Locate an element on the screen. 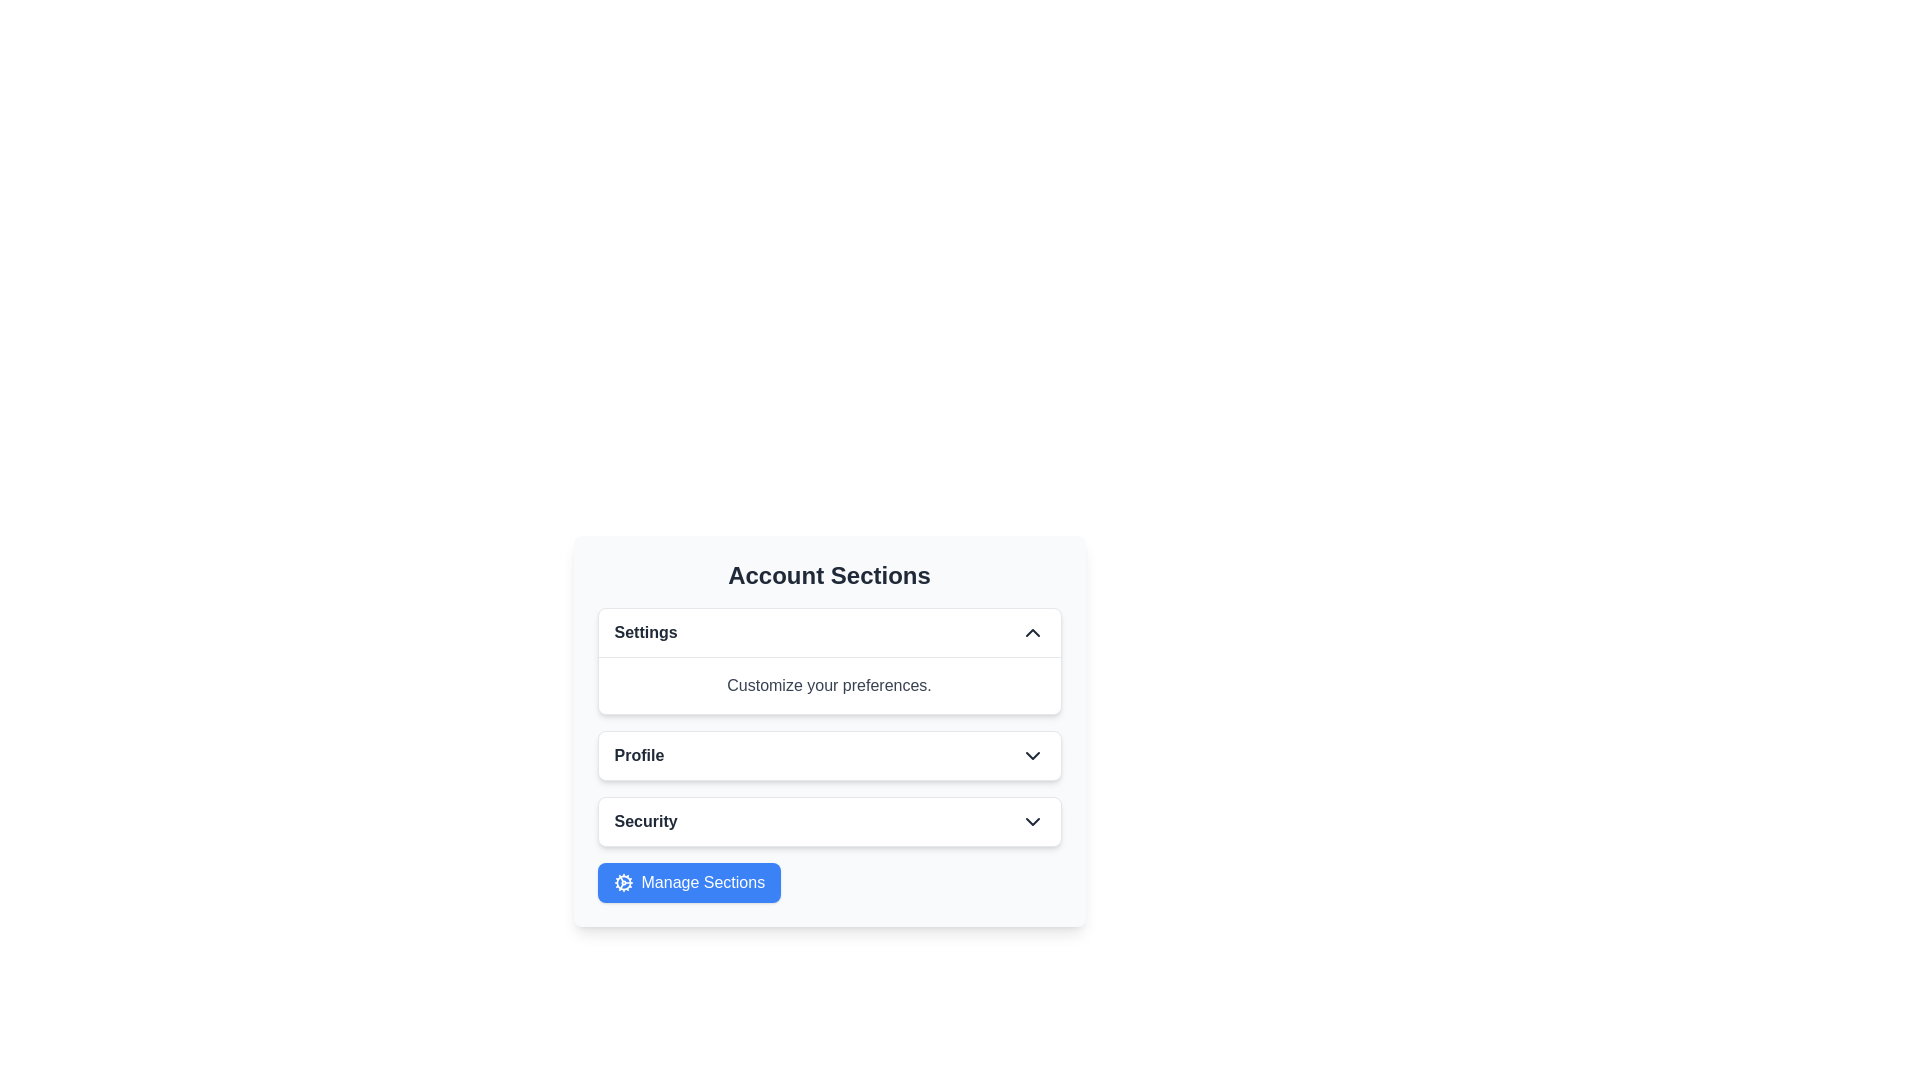 This screenshot has width=1920, height=1080. the button located in the 'Account Sections' section, below 'Settings', 'Profile', and 'Security' is located at coordinates (689, 882).